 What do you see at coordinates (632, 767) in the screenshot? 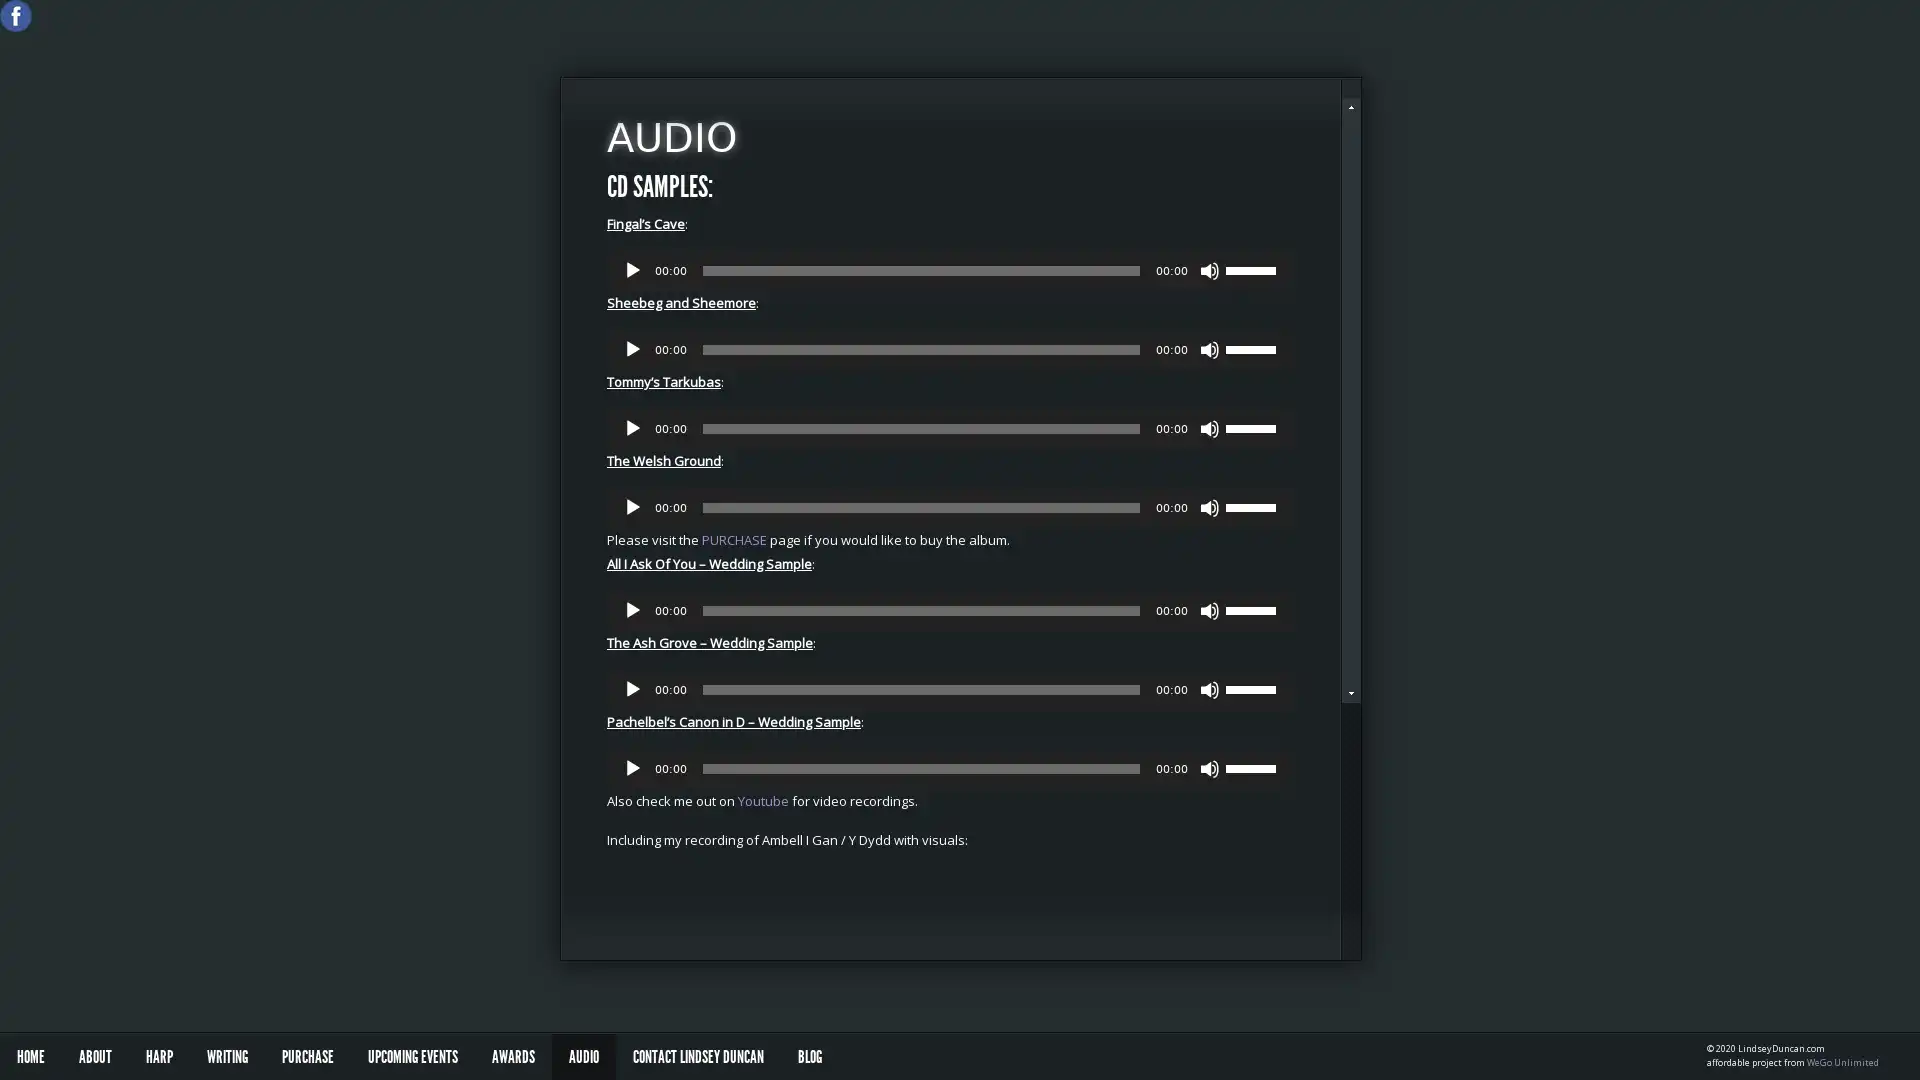
I see `Play` at bounding box center [632, 767].